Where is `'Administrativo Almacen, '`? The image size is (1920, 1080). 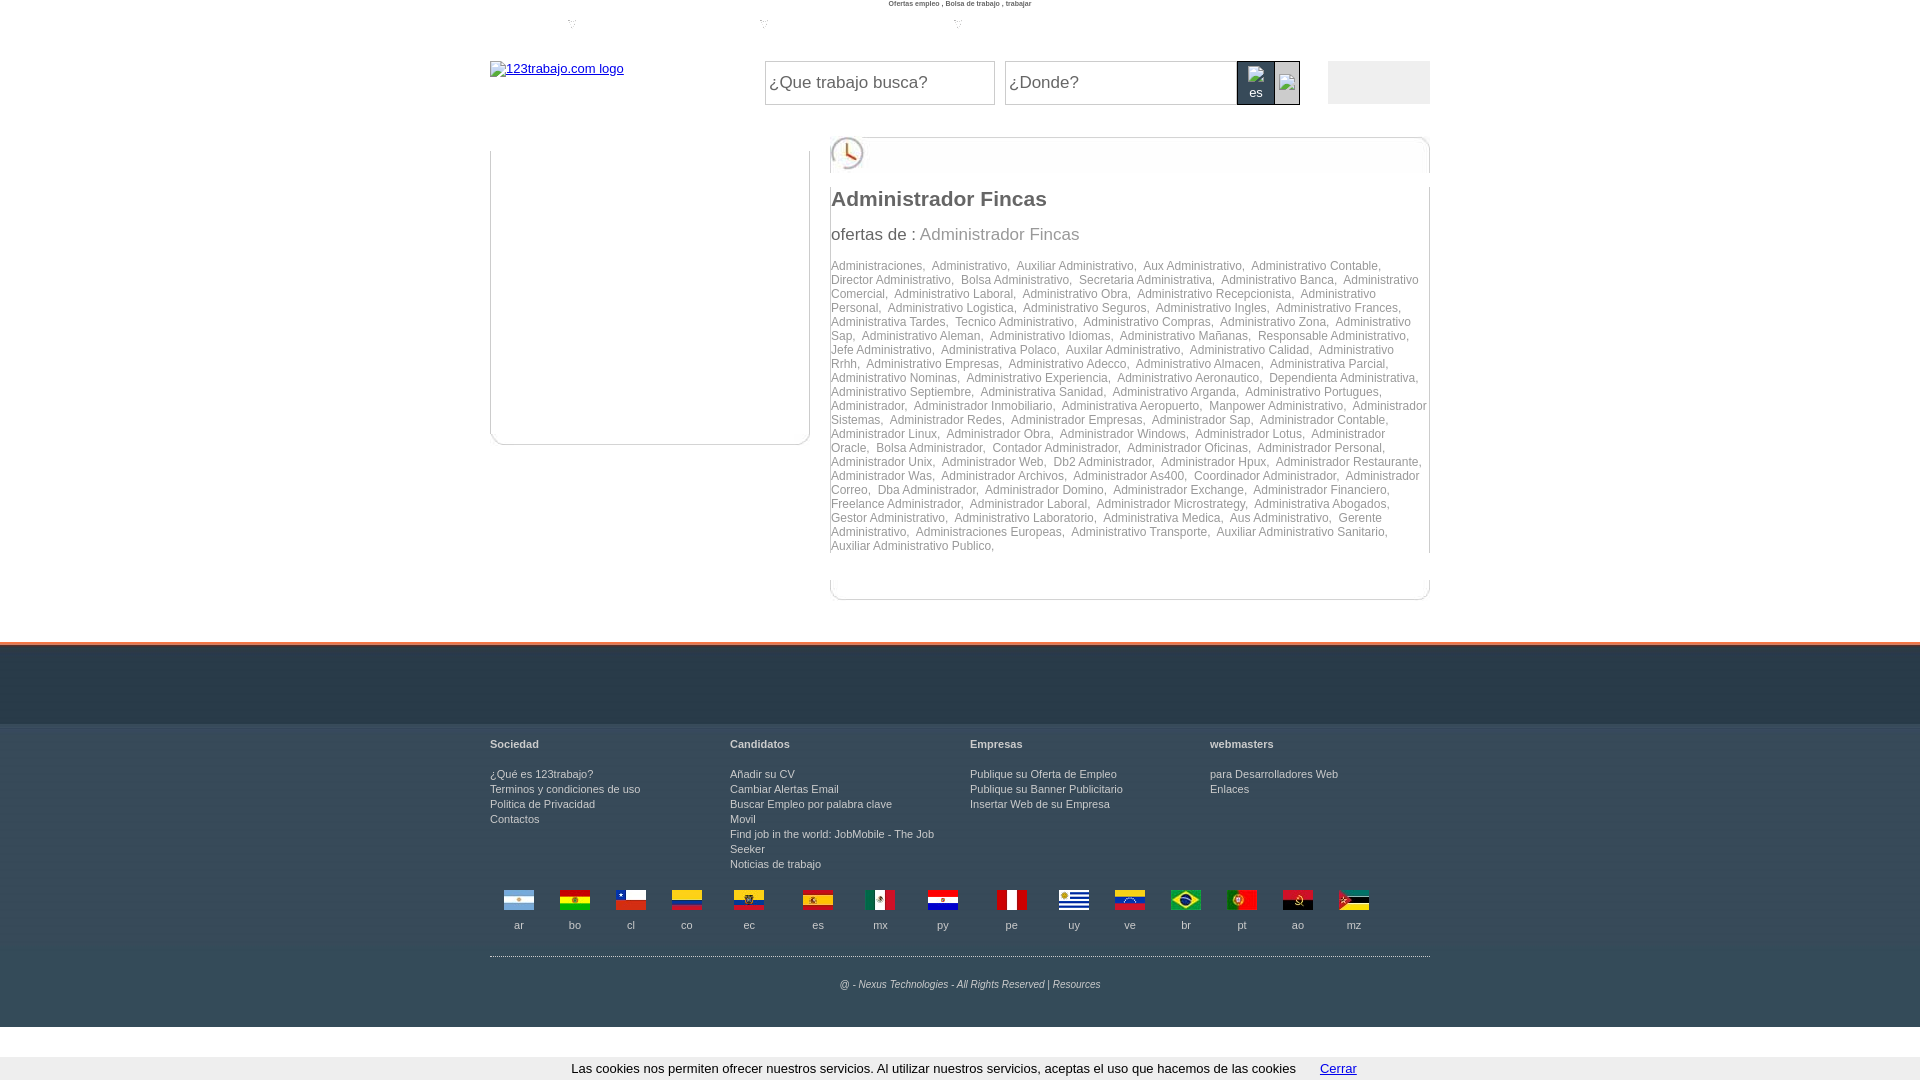
'Administrativo Almacen, ' is located at coordinates (1202, 363).